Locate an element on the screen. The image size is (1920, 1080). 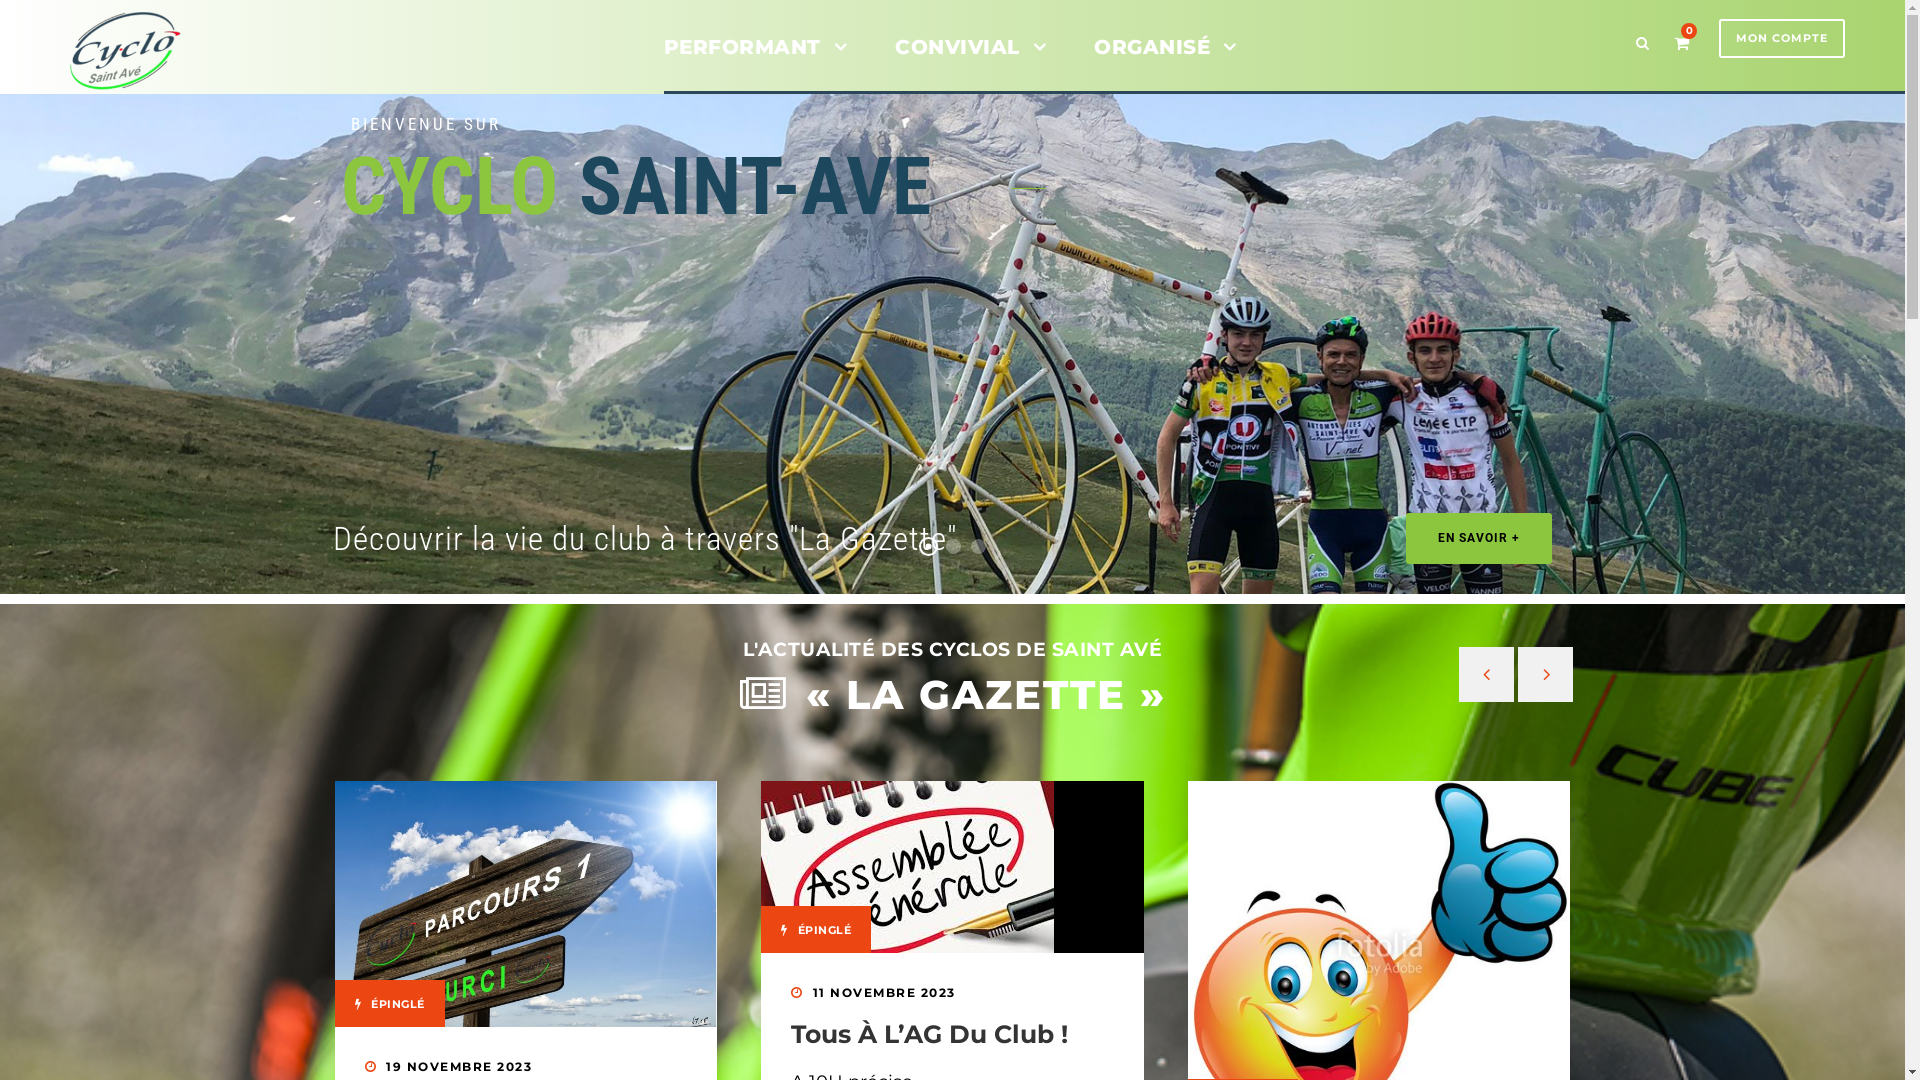
'logo-cyclosaintave' is located at coordinates (59, 49).